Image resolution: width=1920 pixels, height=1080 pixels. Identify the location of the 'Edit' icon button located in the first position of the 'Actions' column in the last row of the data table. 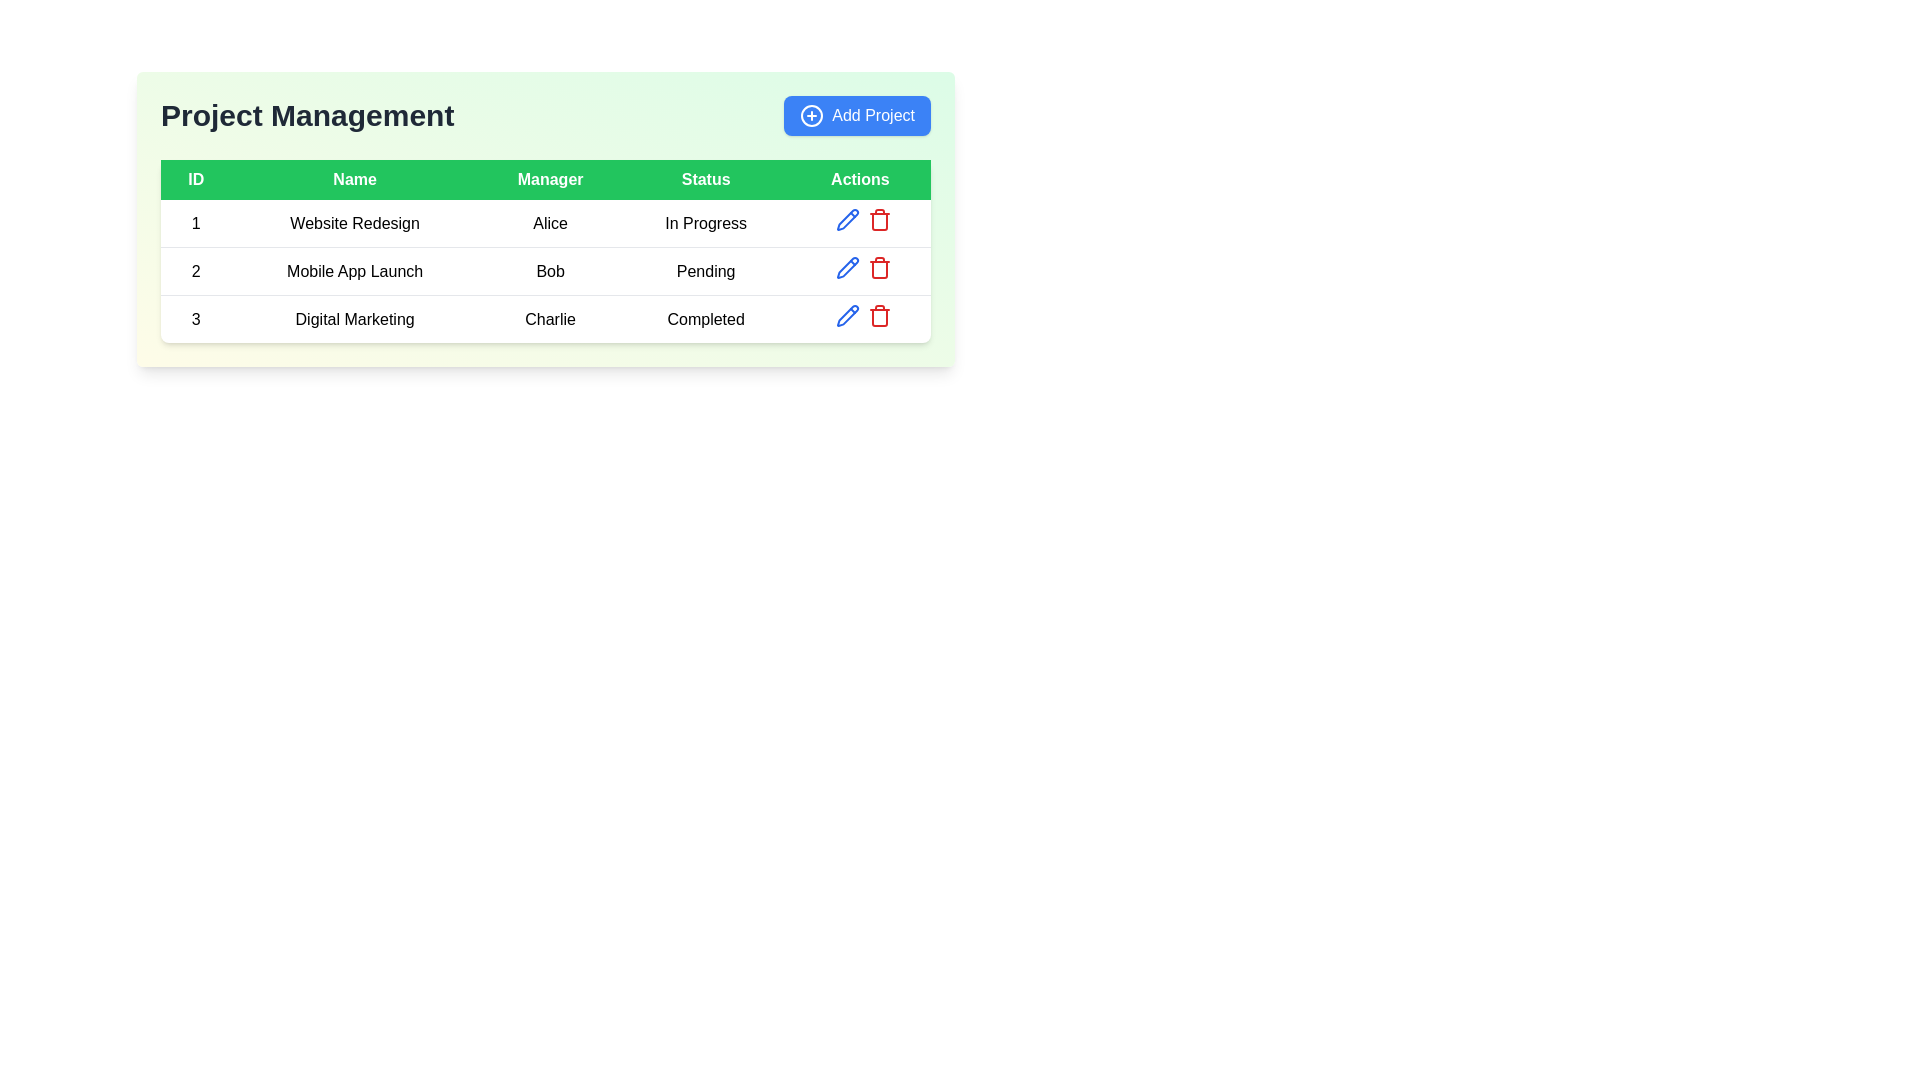
(848, 315).